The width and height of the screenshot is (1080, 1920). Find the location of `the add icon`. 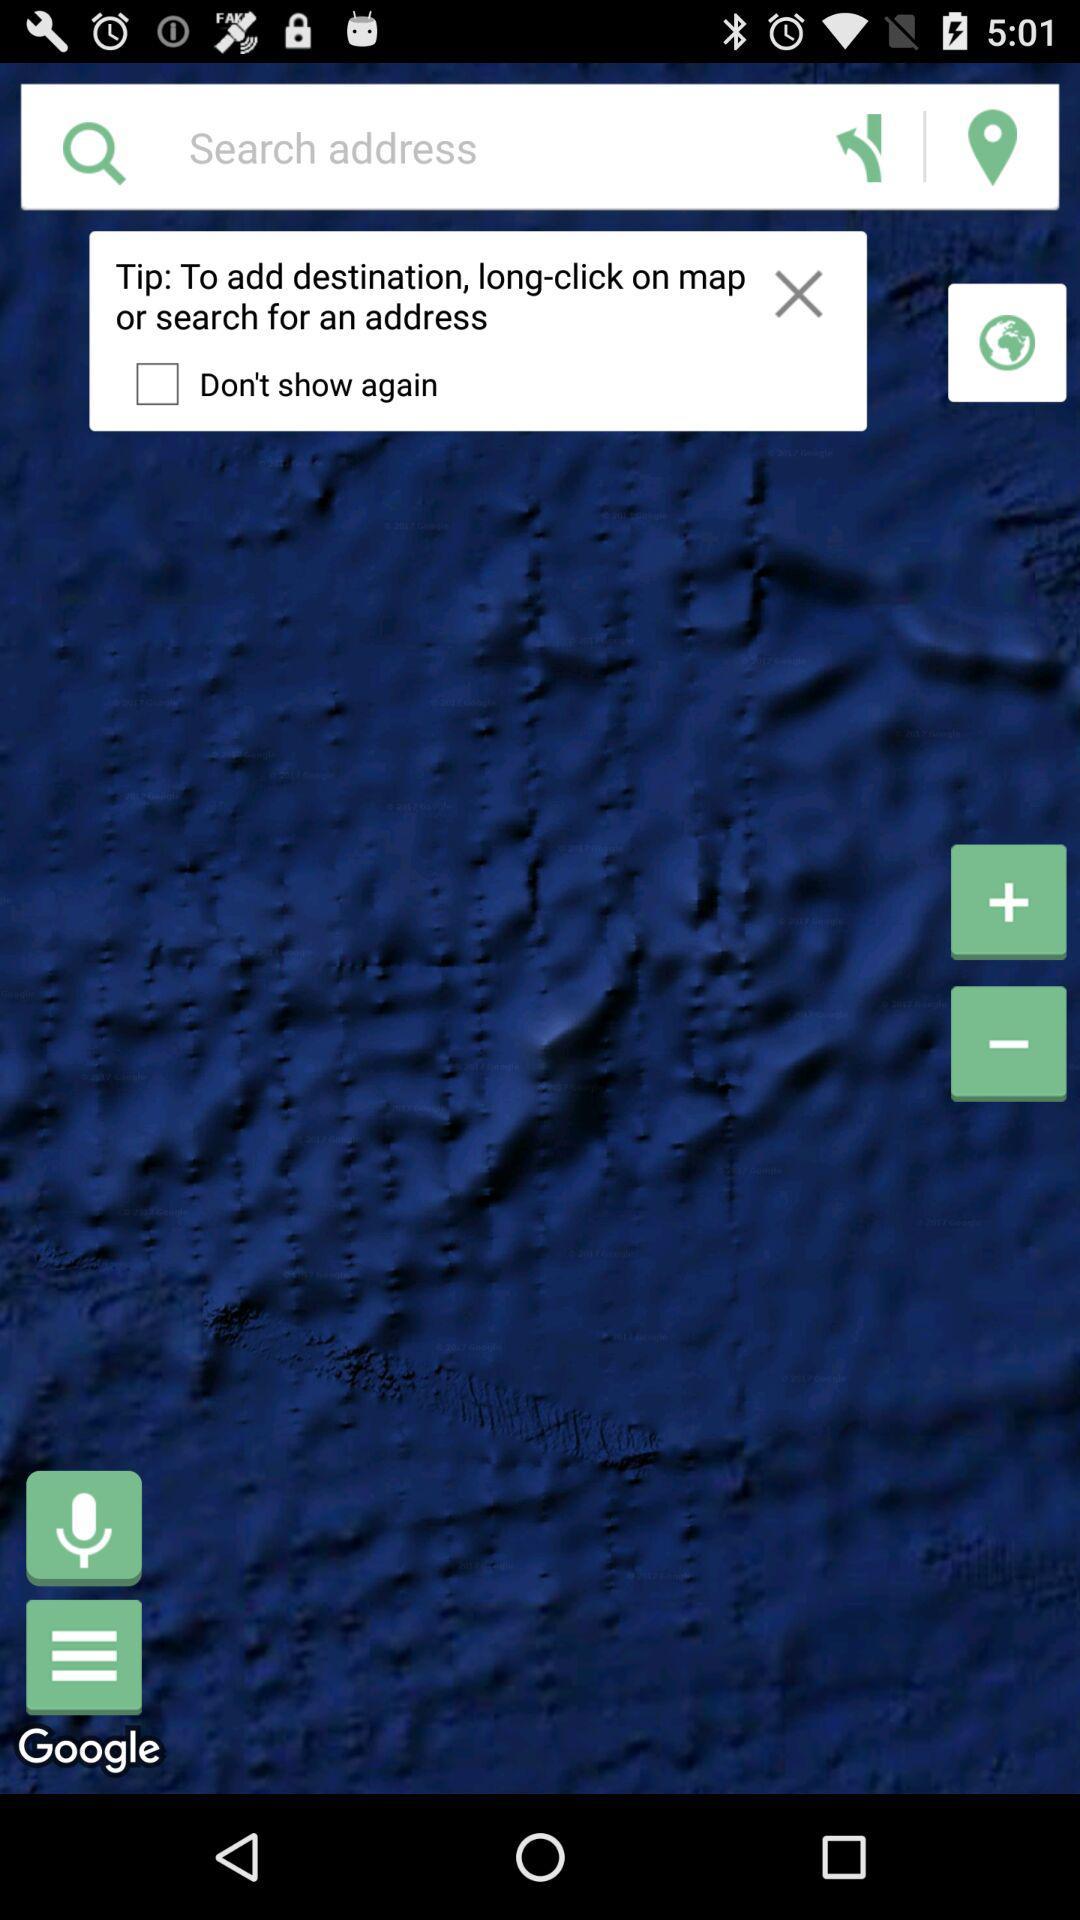

the add icon is located at coordinates (1008, 965).